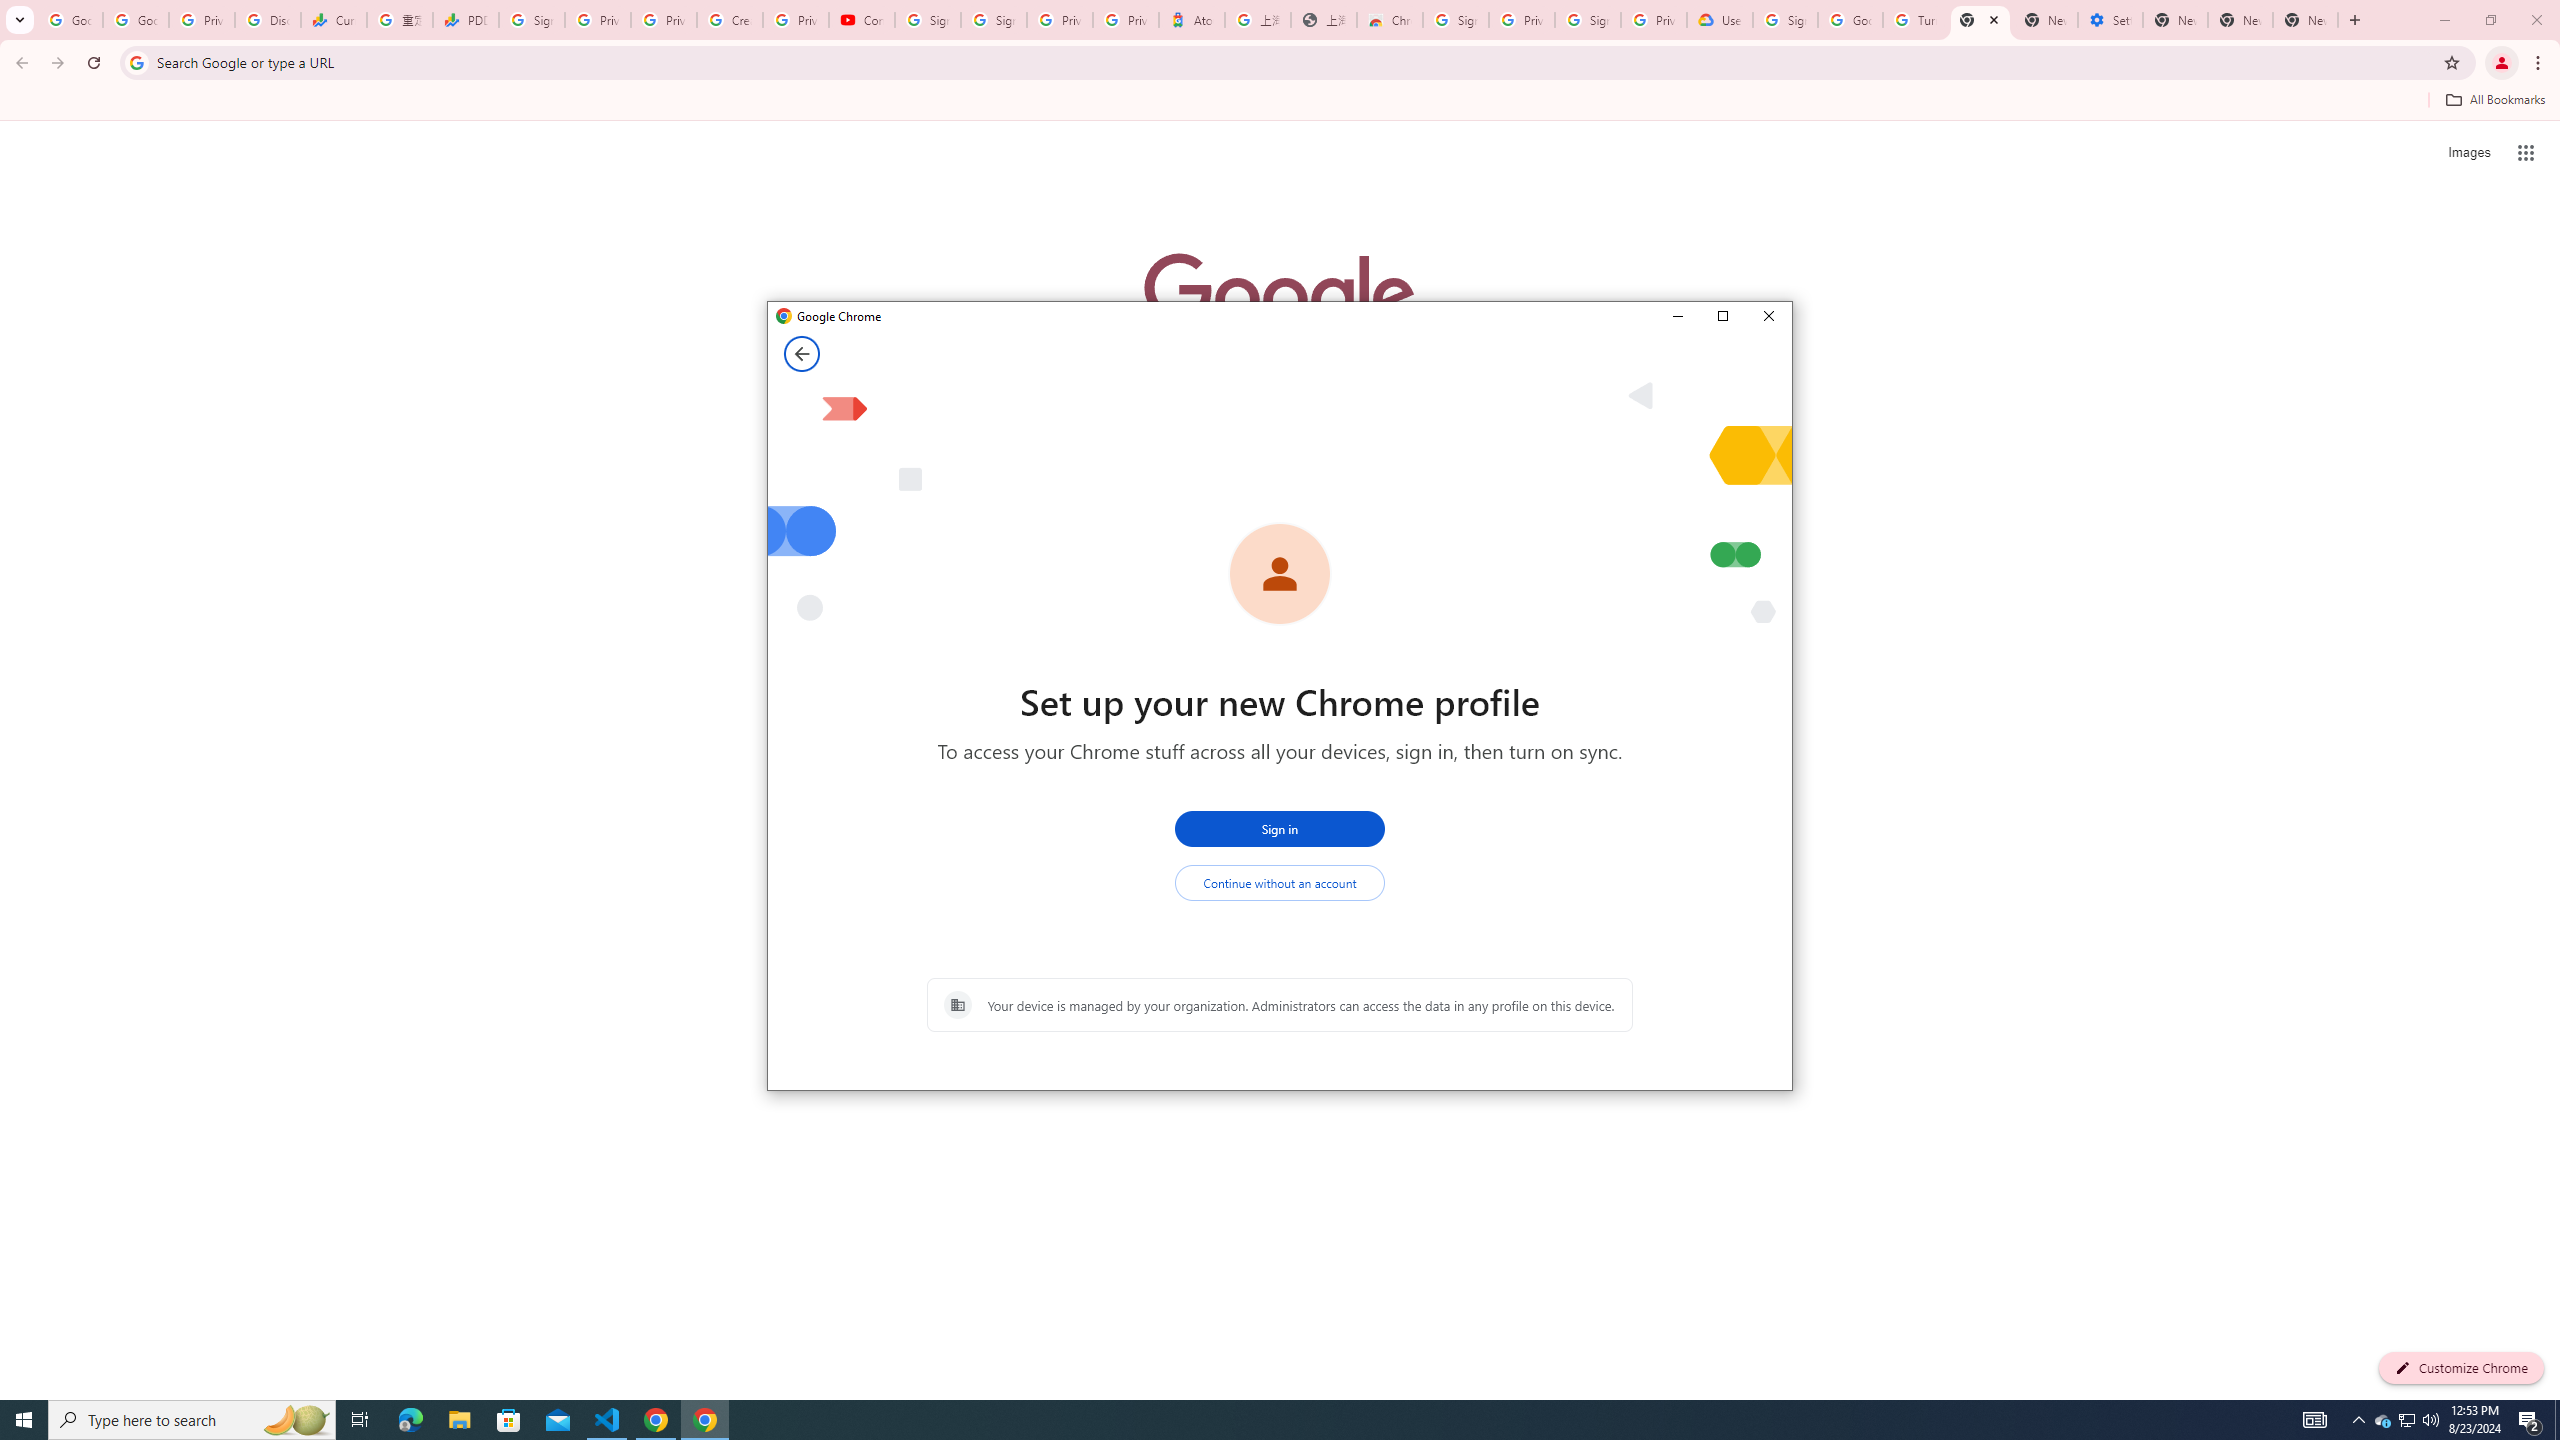  What do you see at coordinates (2530, 1418) in the screenshot?
I see `'Action Center, 2 new notifications'` at bounding box center [2530, 1418].